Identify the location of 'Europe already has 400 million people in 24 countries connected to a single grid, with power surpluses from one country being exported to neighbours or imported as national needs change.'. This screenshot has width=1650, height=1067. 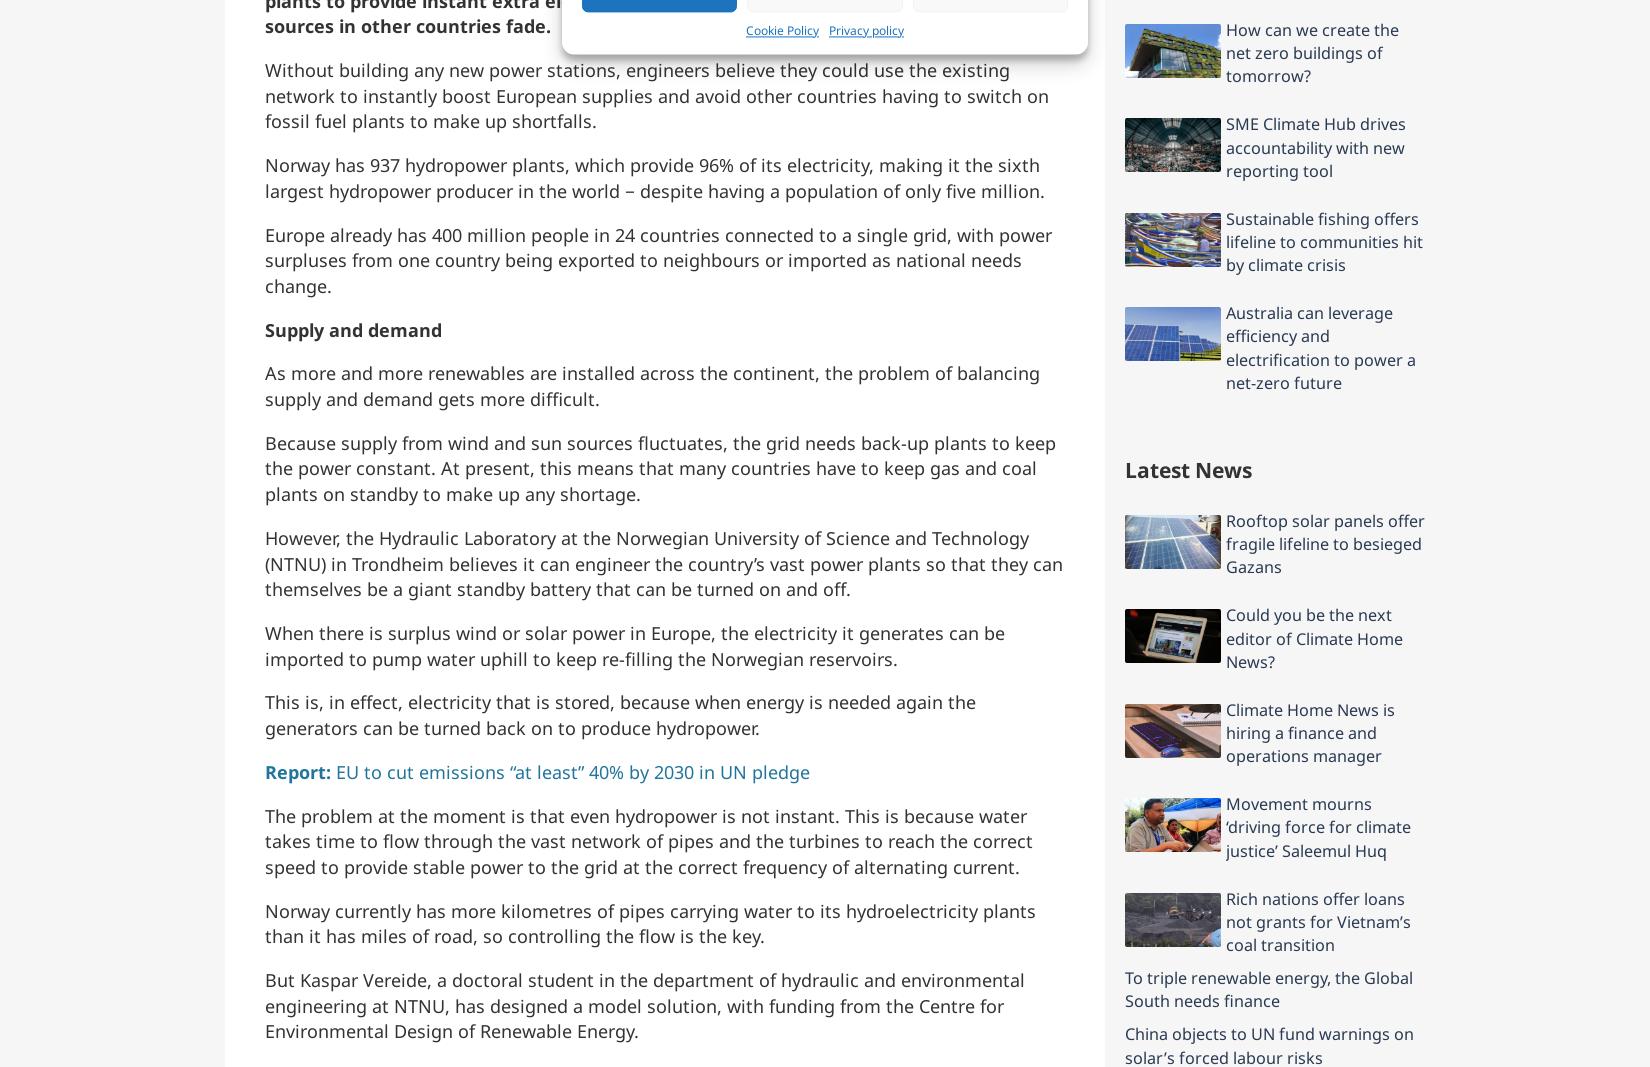
(657, 259).